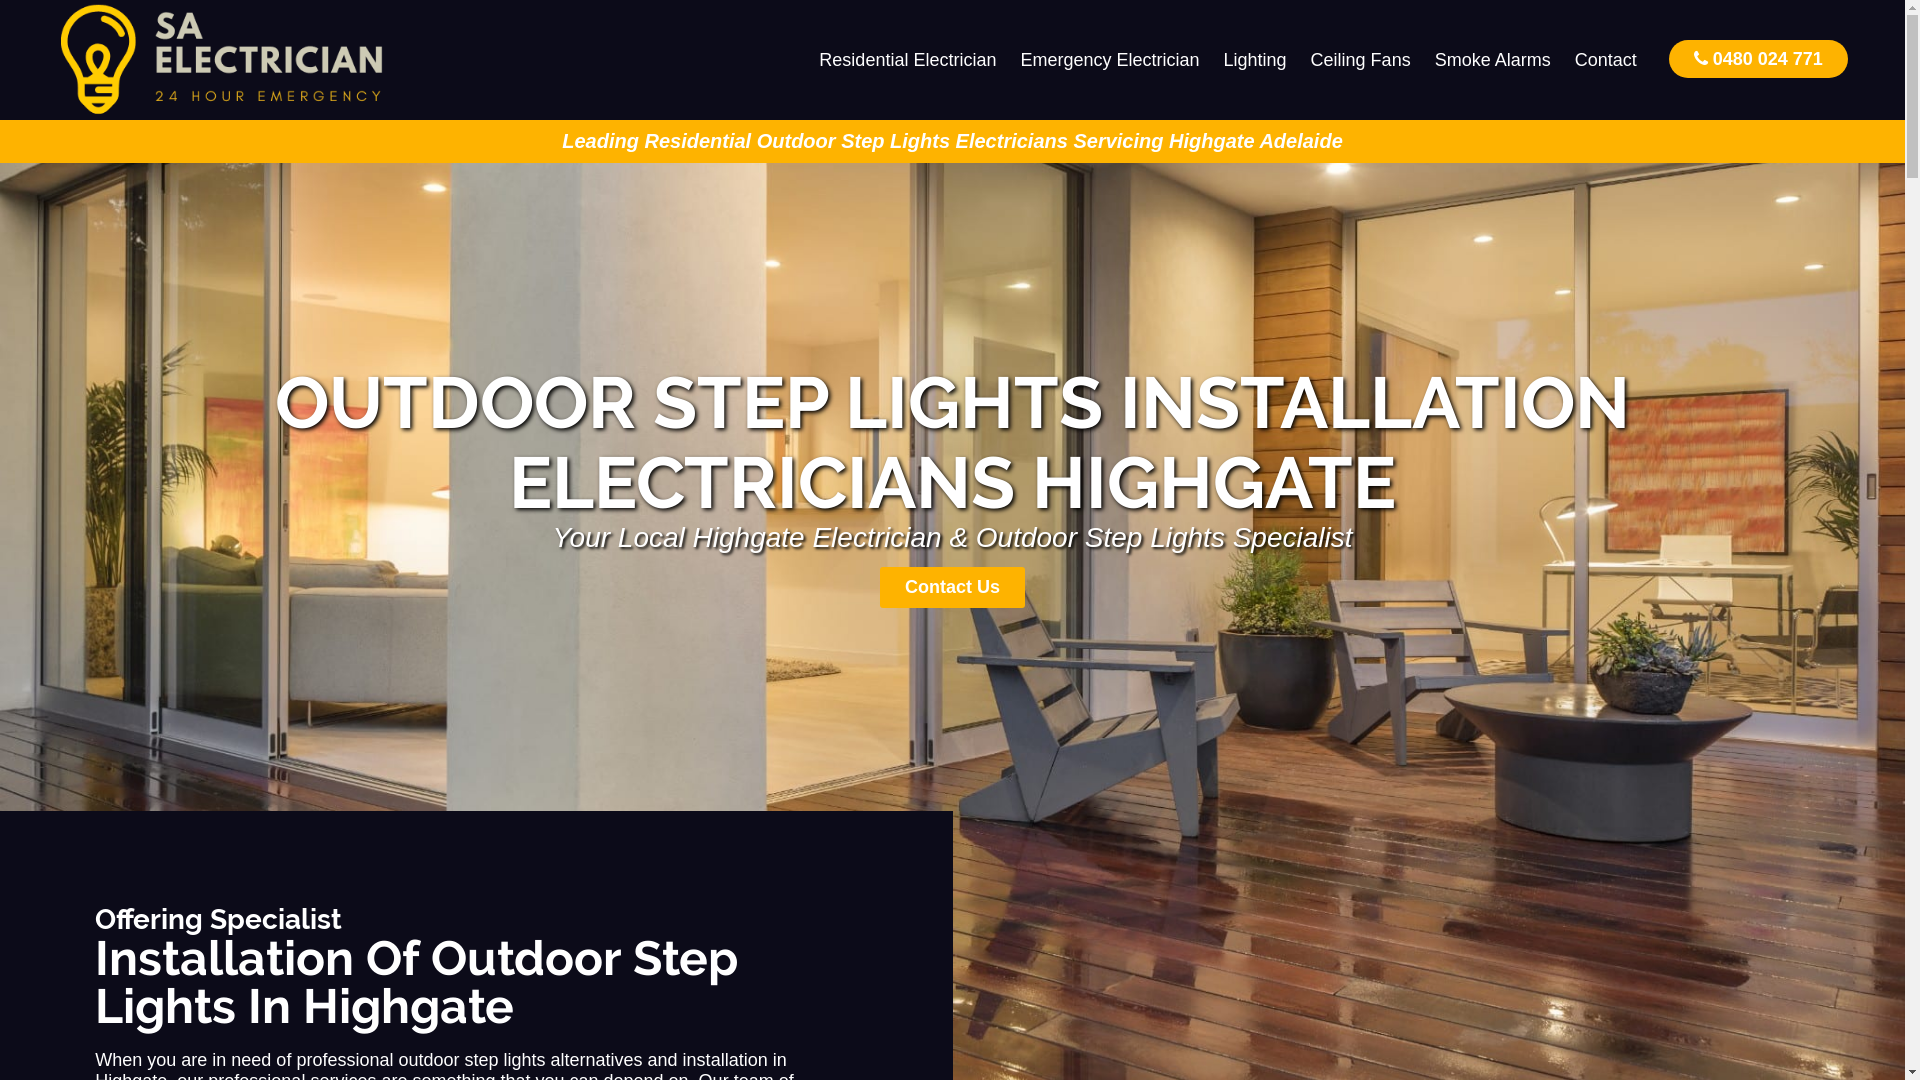 This screenshot has height=1080, width=1920. I want to click on 'Lighting', so click(1254, 59).